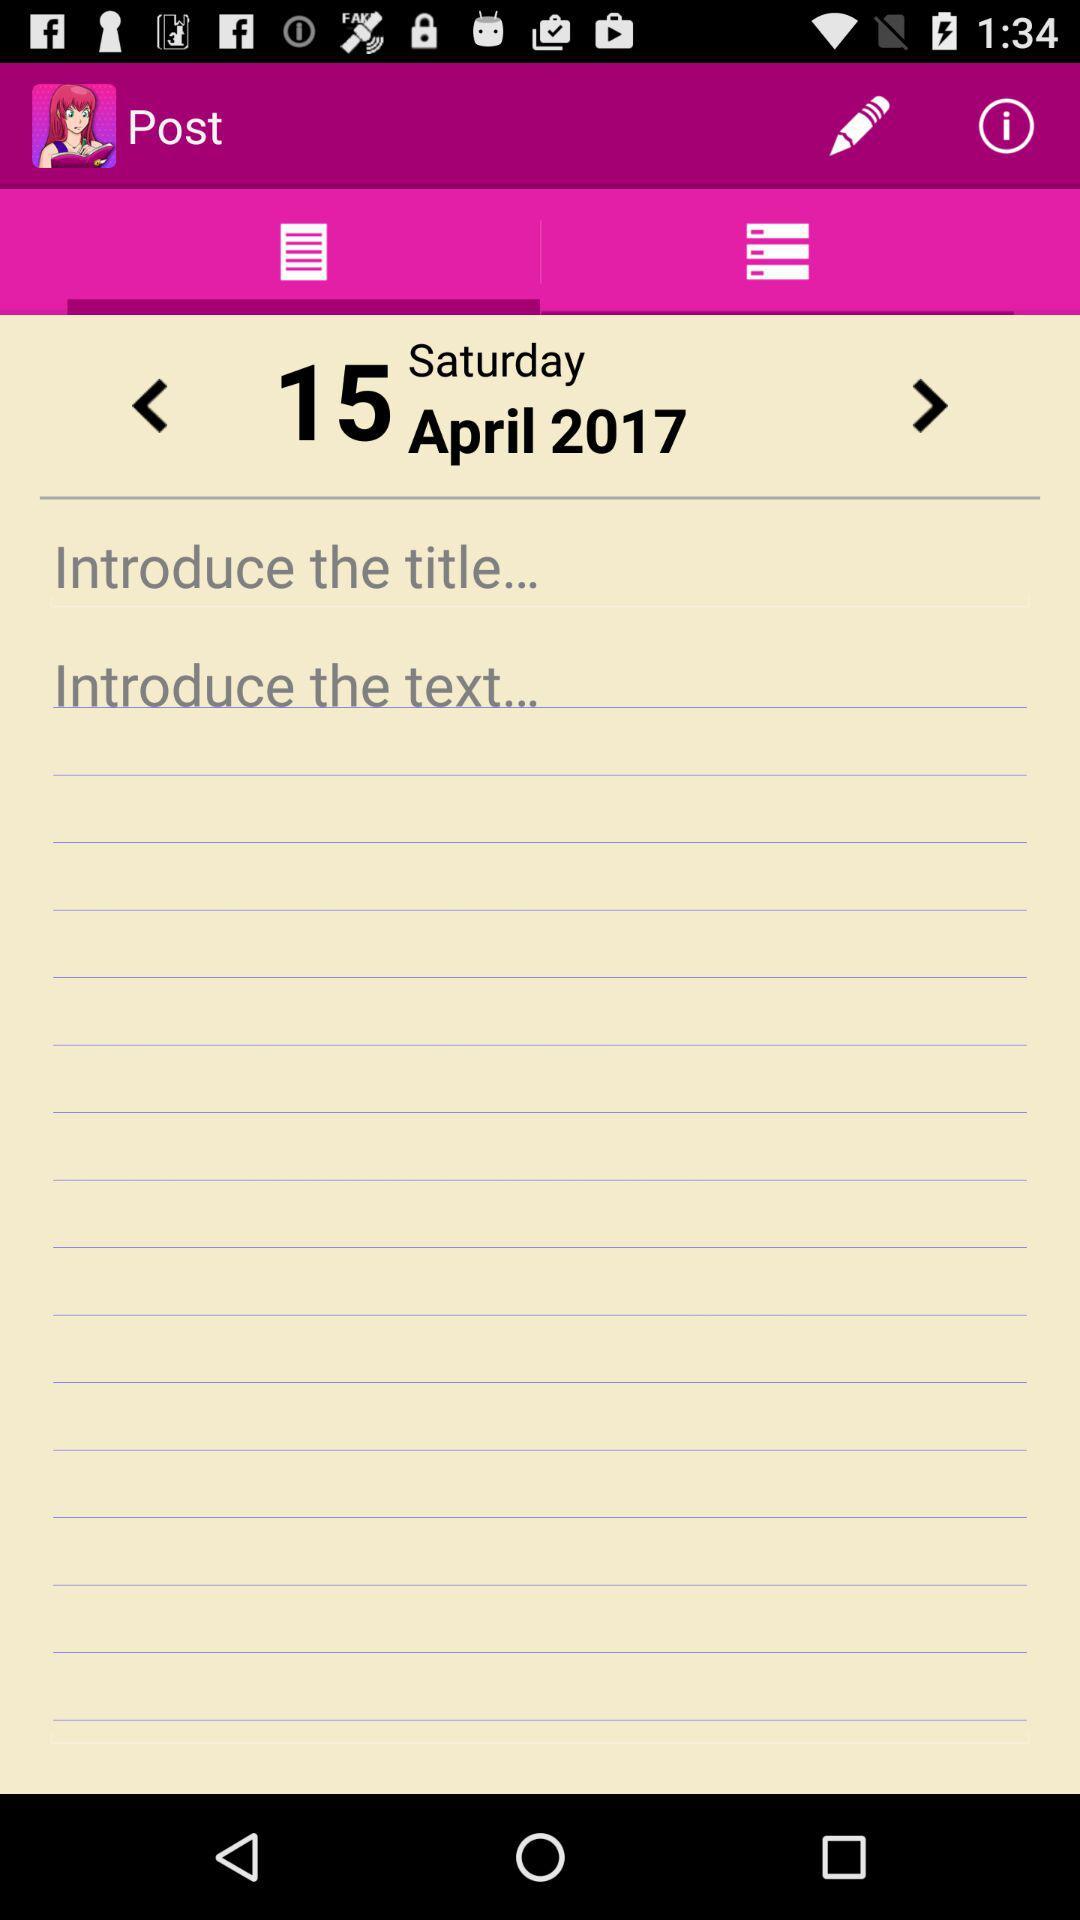  Describe the element at coordinates (540, 564) in the screenshot. I see `write text title` at that location.